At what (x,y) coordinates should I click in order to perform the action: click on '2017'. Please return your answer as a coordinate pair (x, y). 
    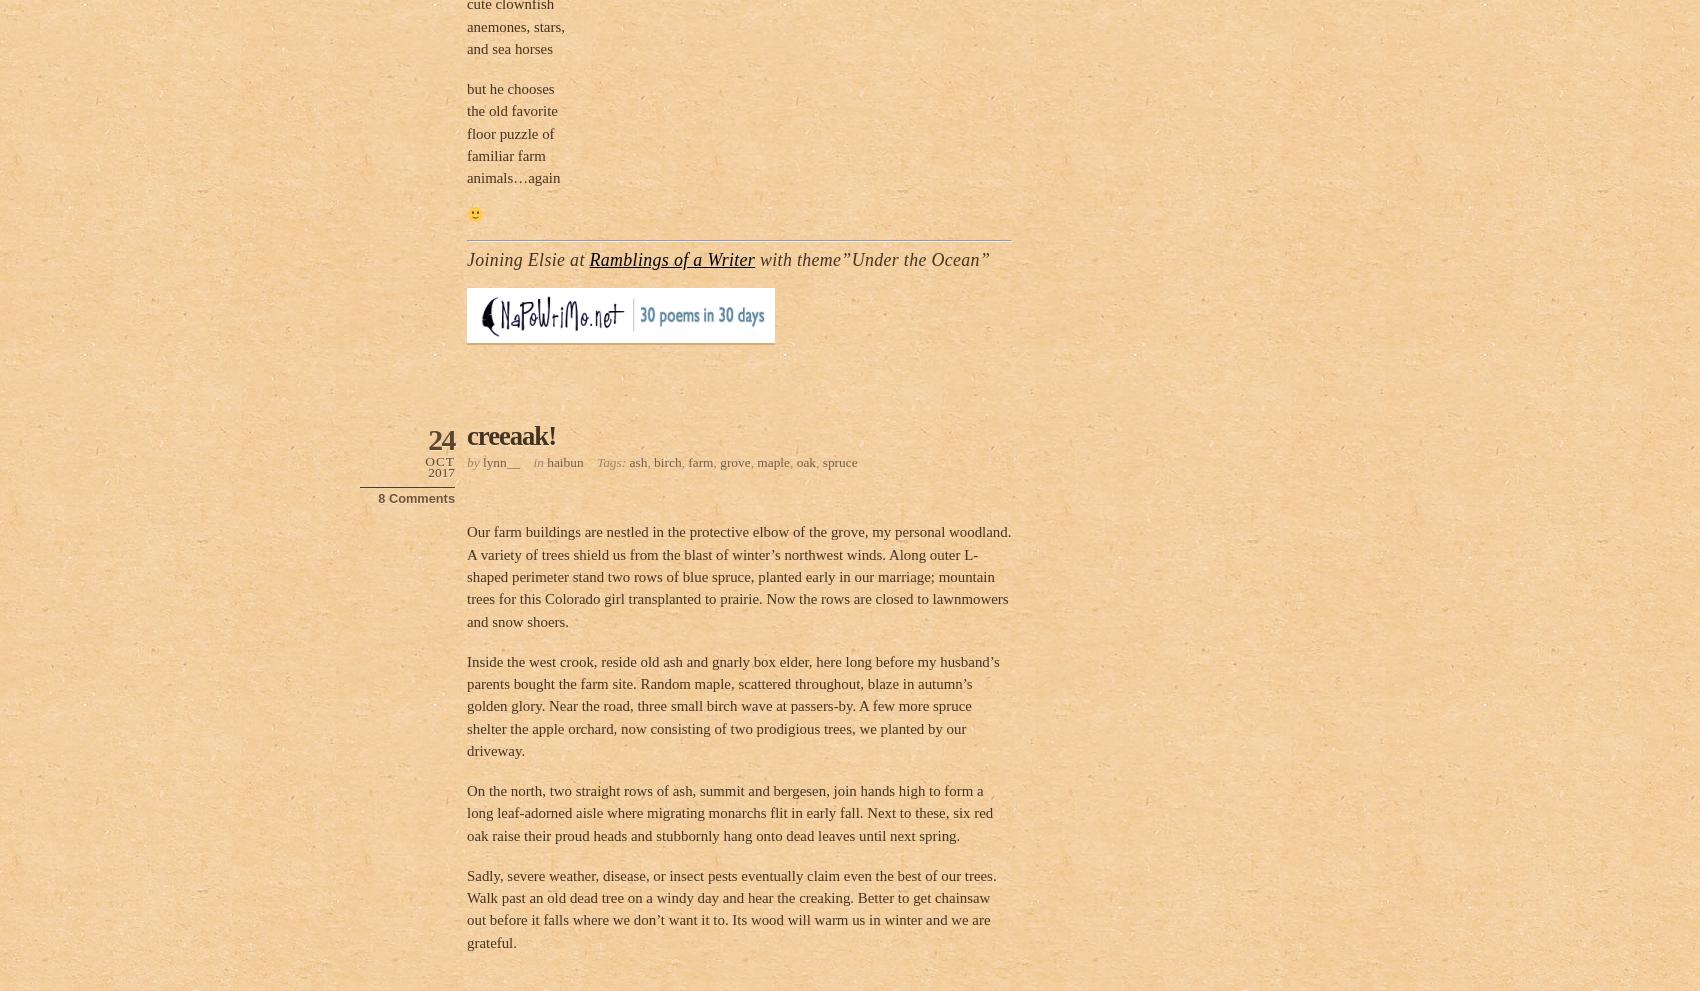
    Looking at the image, I should click on (441, 471).